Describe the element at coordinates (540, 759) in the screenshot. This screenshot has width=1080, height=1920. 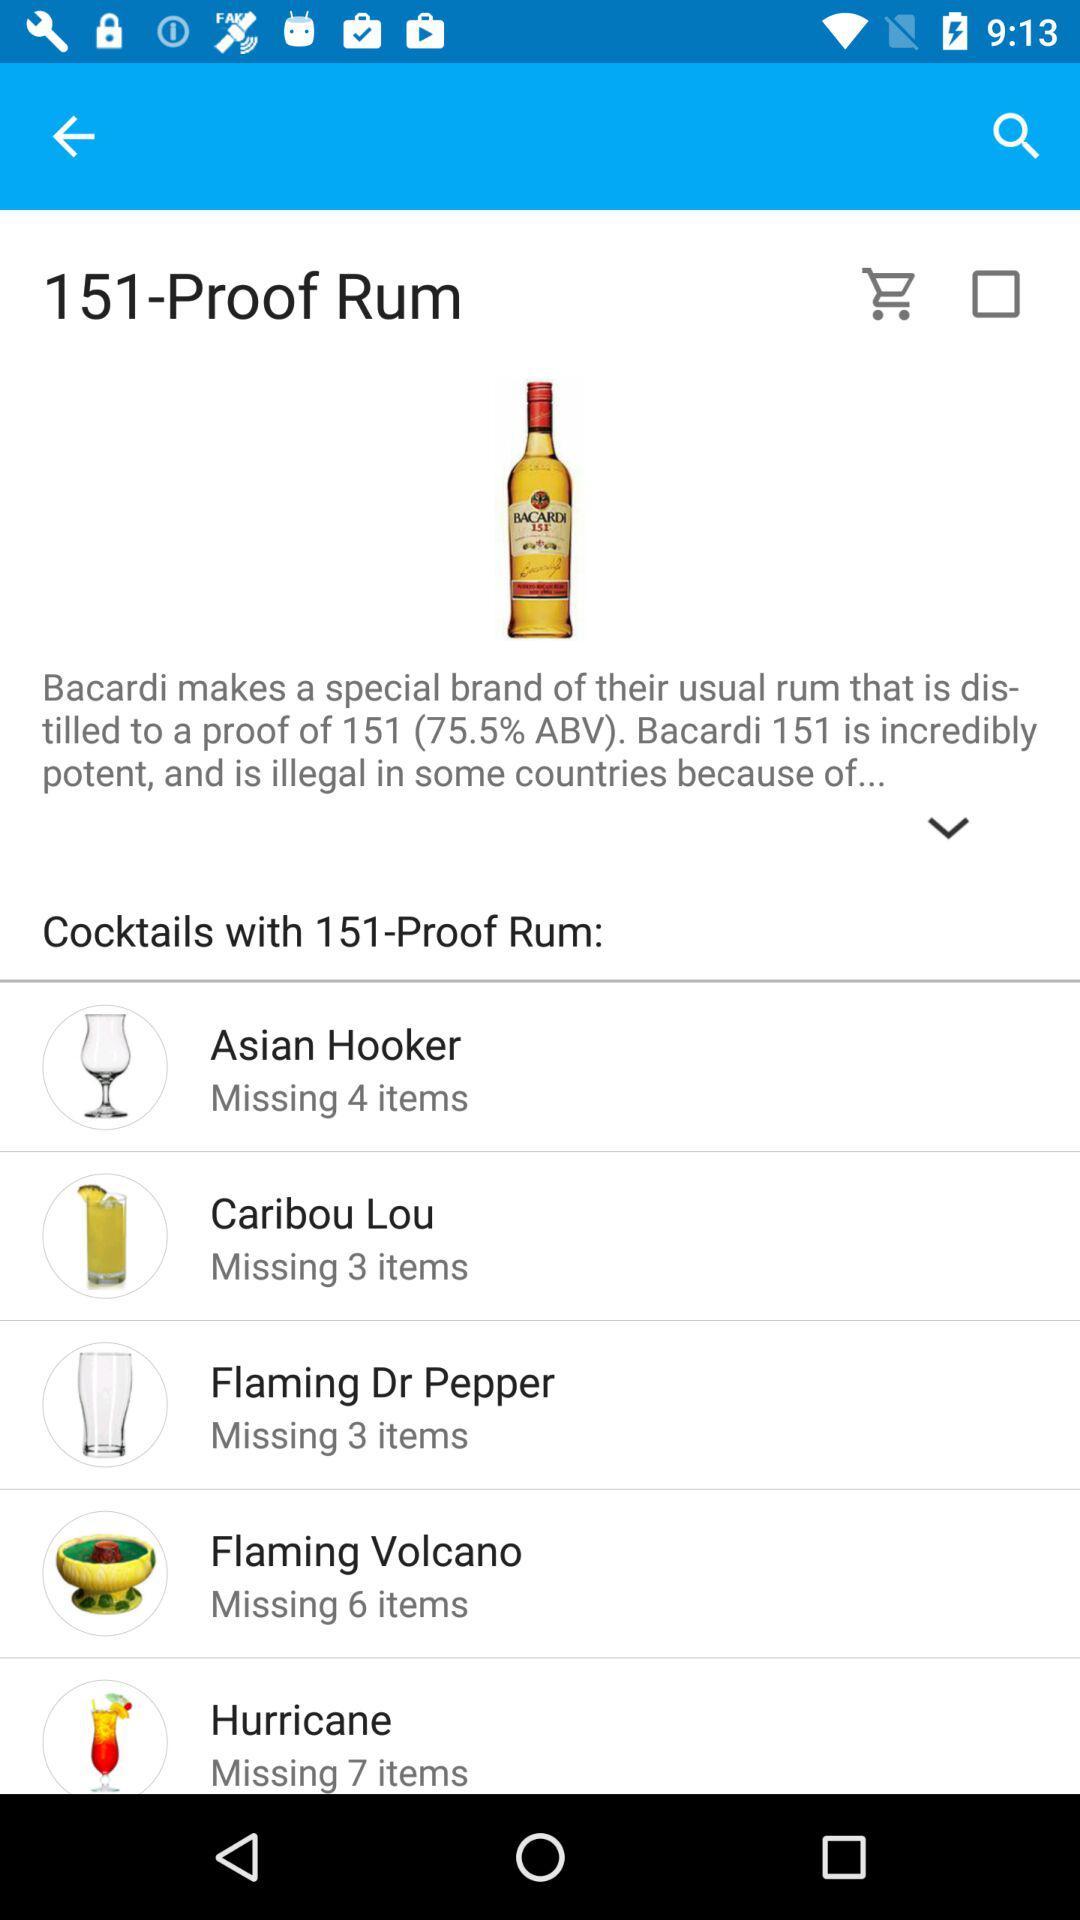
I see `icon above cocktails with 151` at that location.